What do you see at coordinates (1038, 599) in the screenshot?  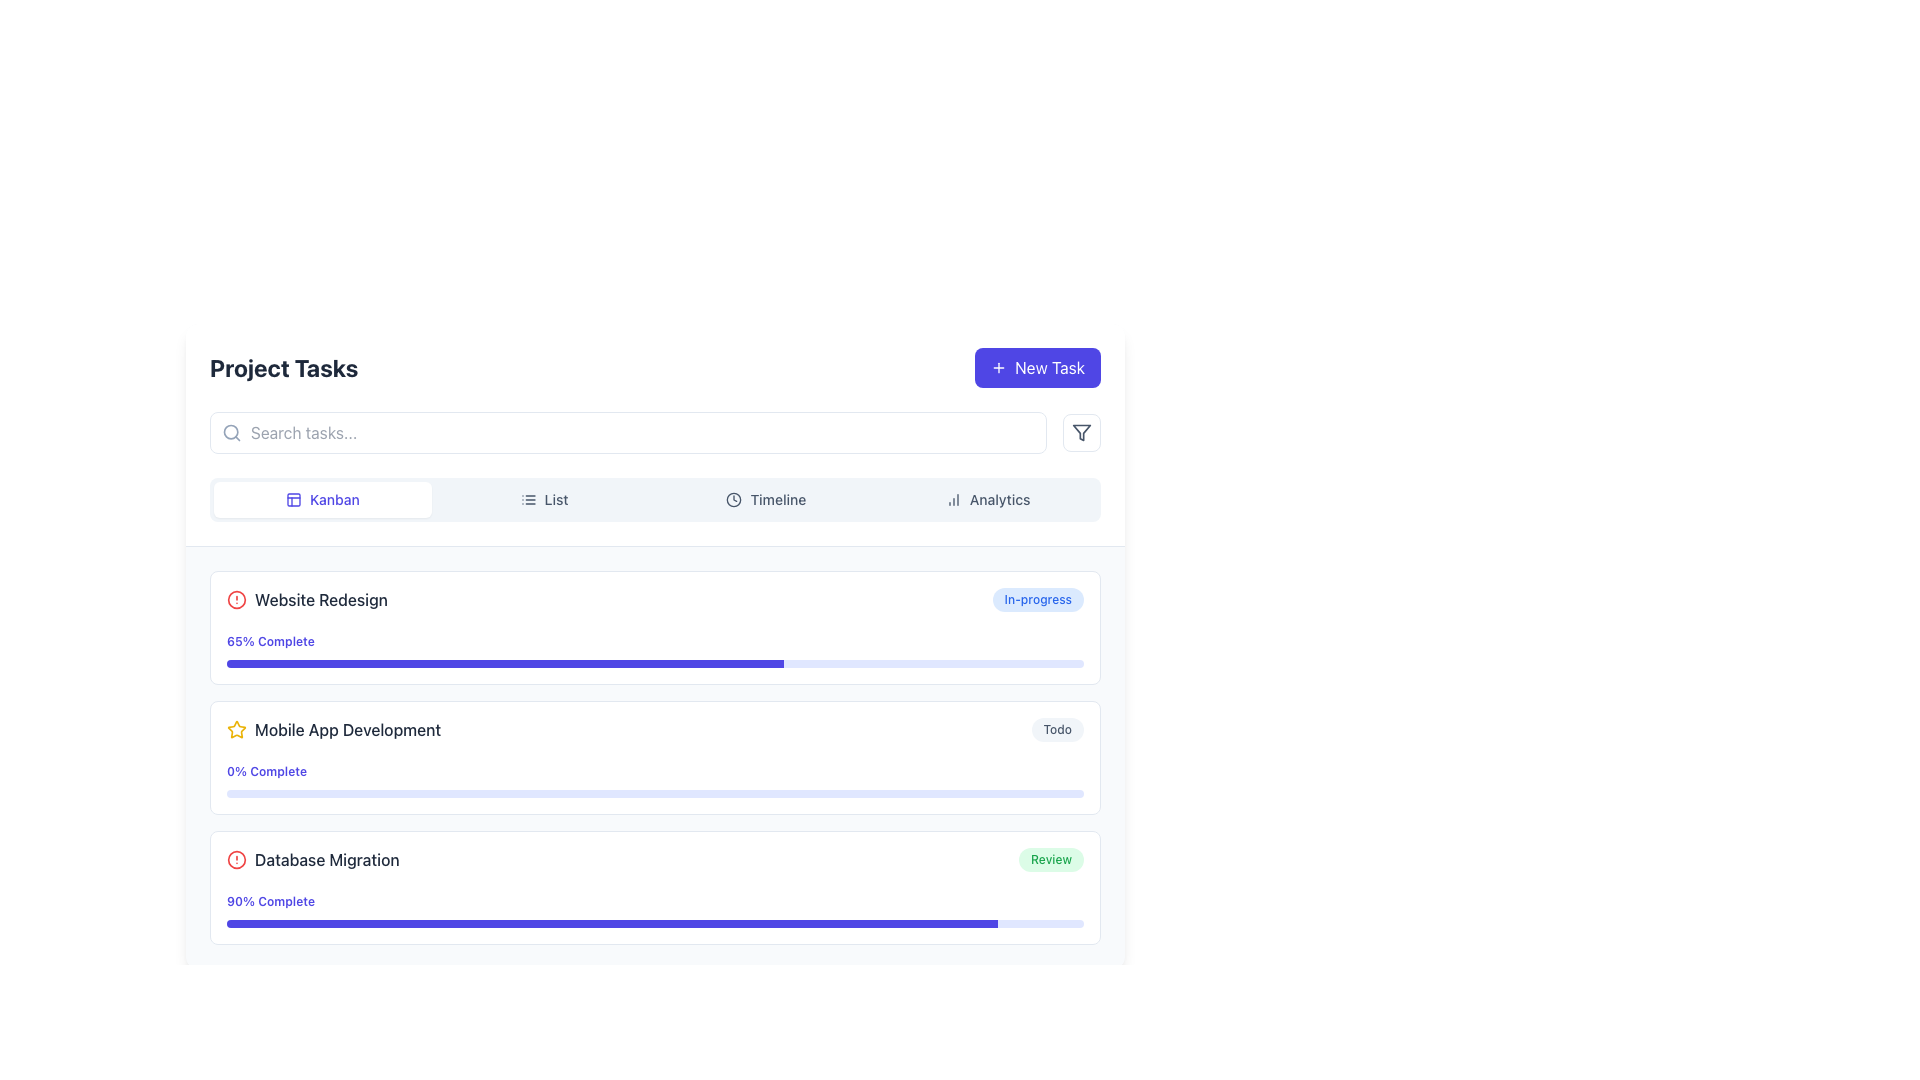 I see `the badge displaying 'In-progress' with a light blue background, located on the far right side of the task list item labeled 'Website Redesign'` at bounding box center [1038, 599].